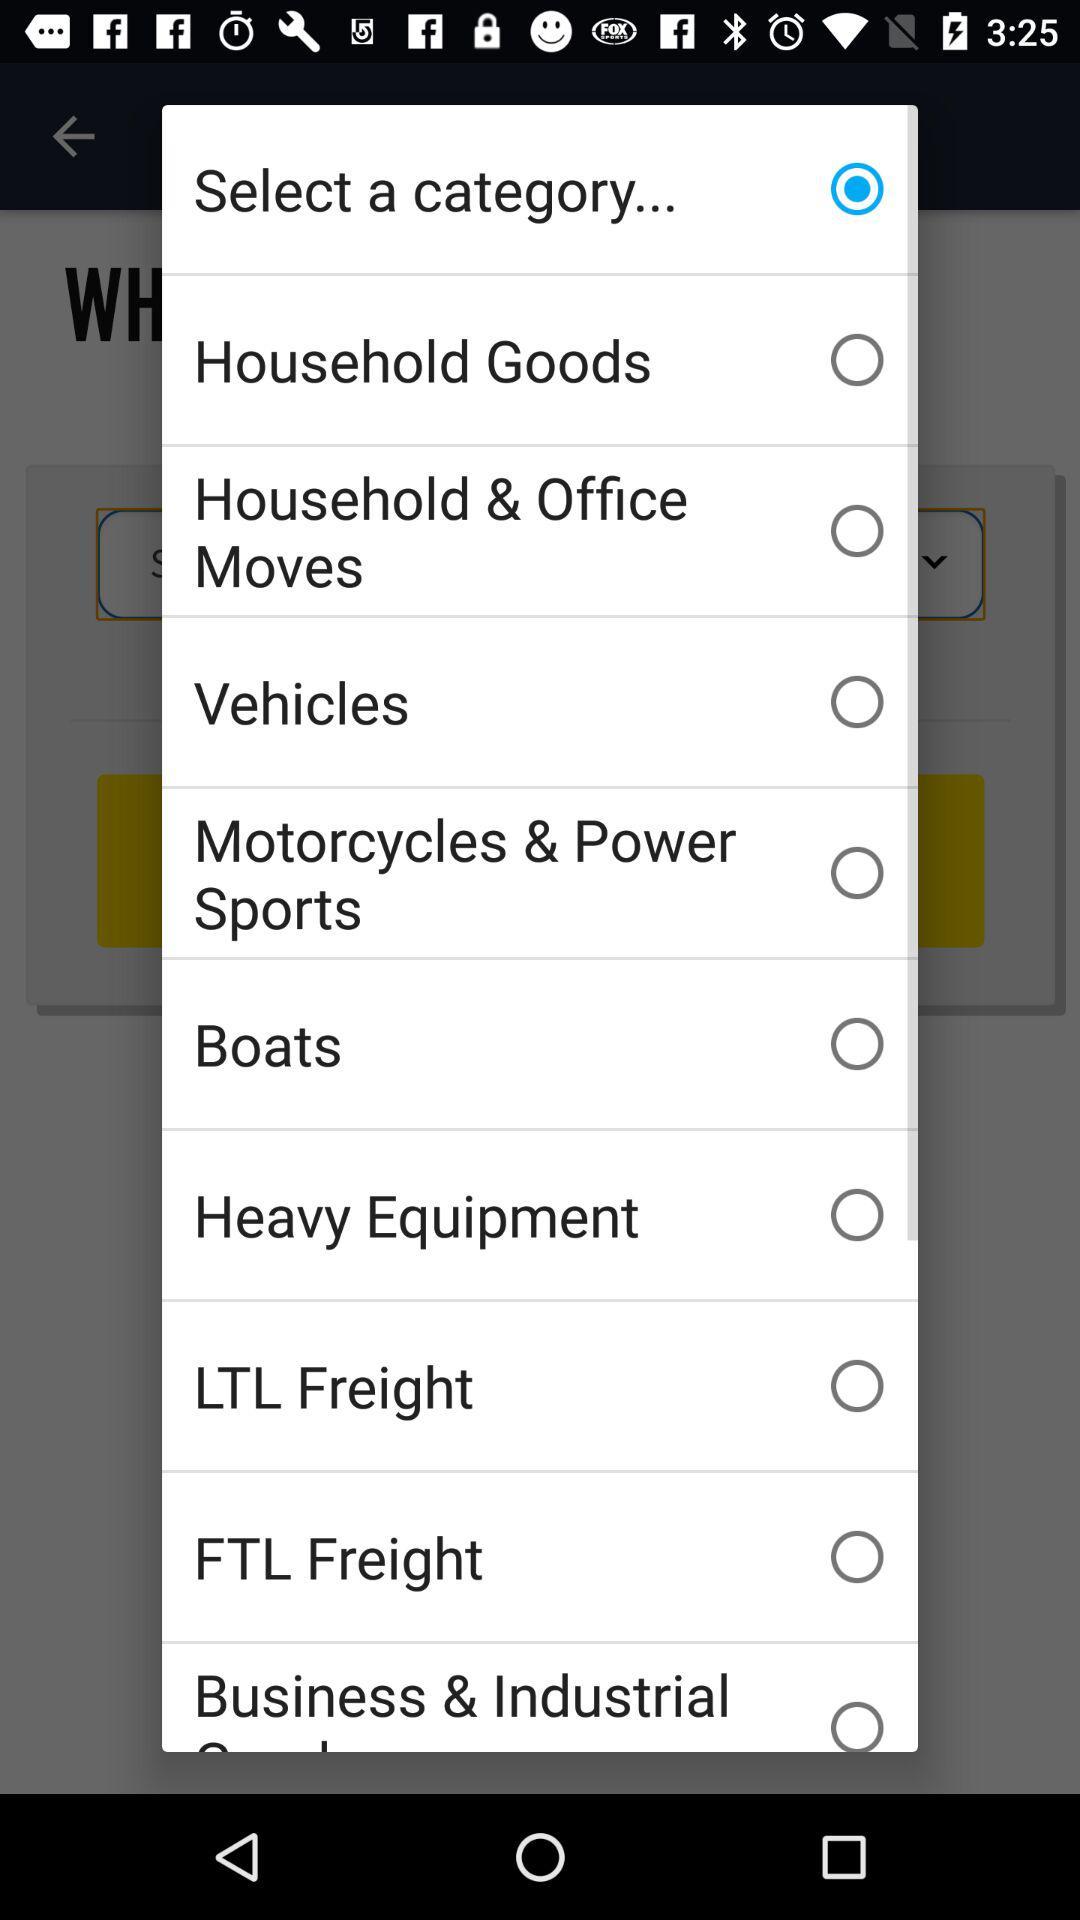 This screenshot has height=1920, width=1080. Describe the element at coordinates (540, 188) in the screenshot. I see `the icon above household goods item` at that location.